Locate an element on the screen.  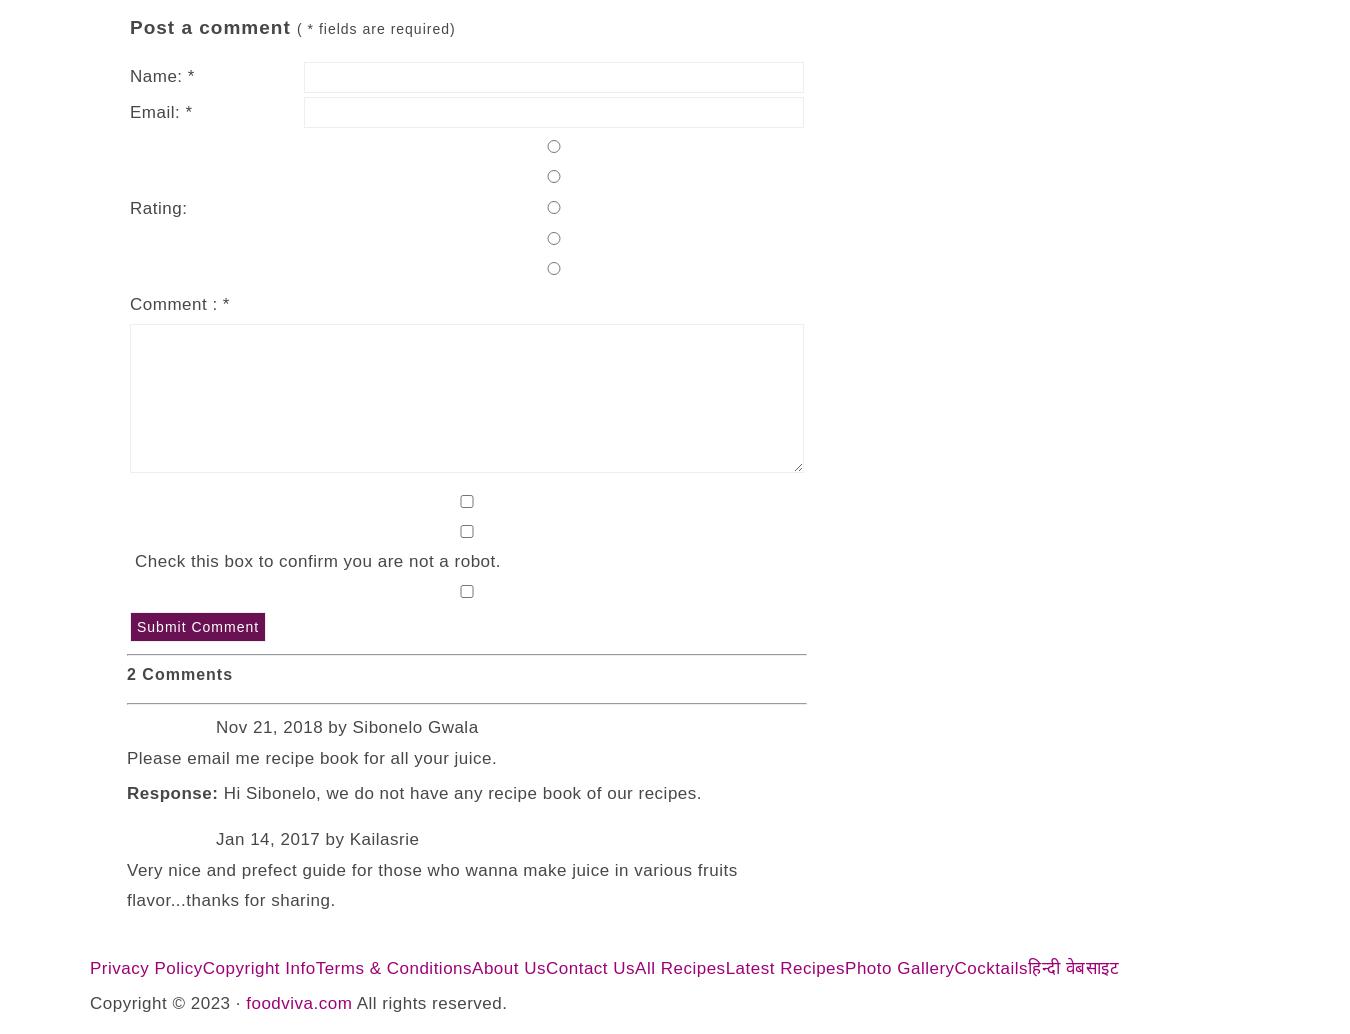
'foodviva.com' is located at coordinates (298, 1002).